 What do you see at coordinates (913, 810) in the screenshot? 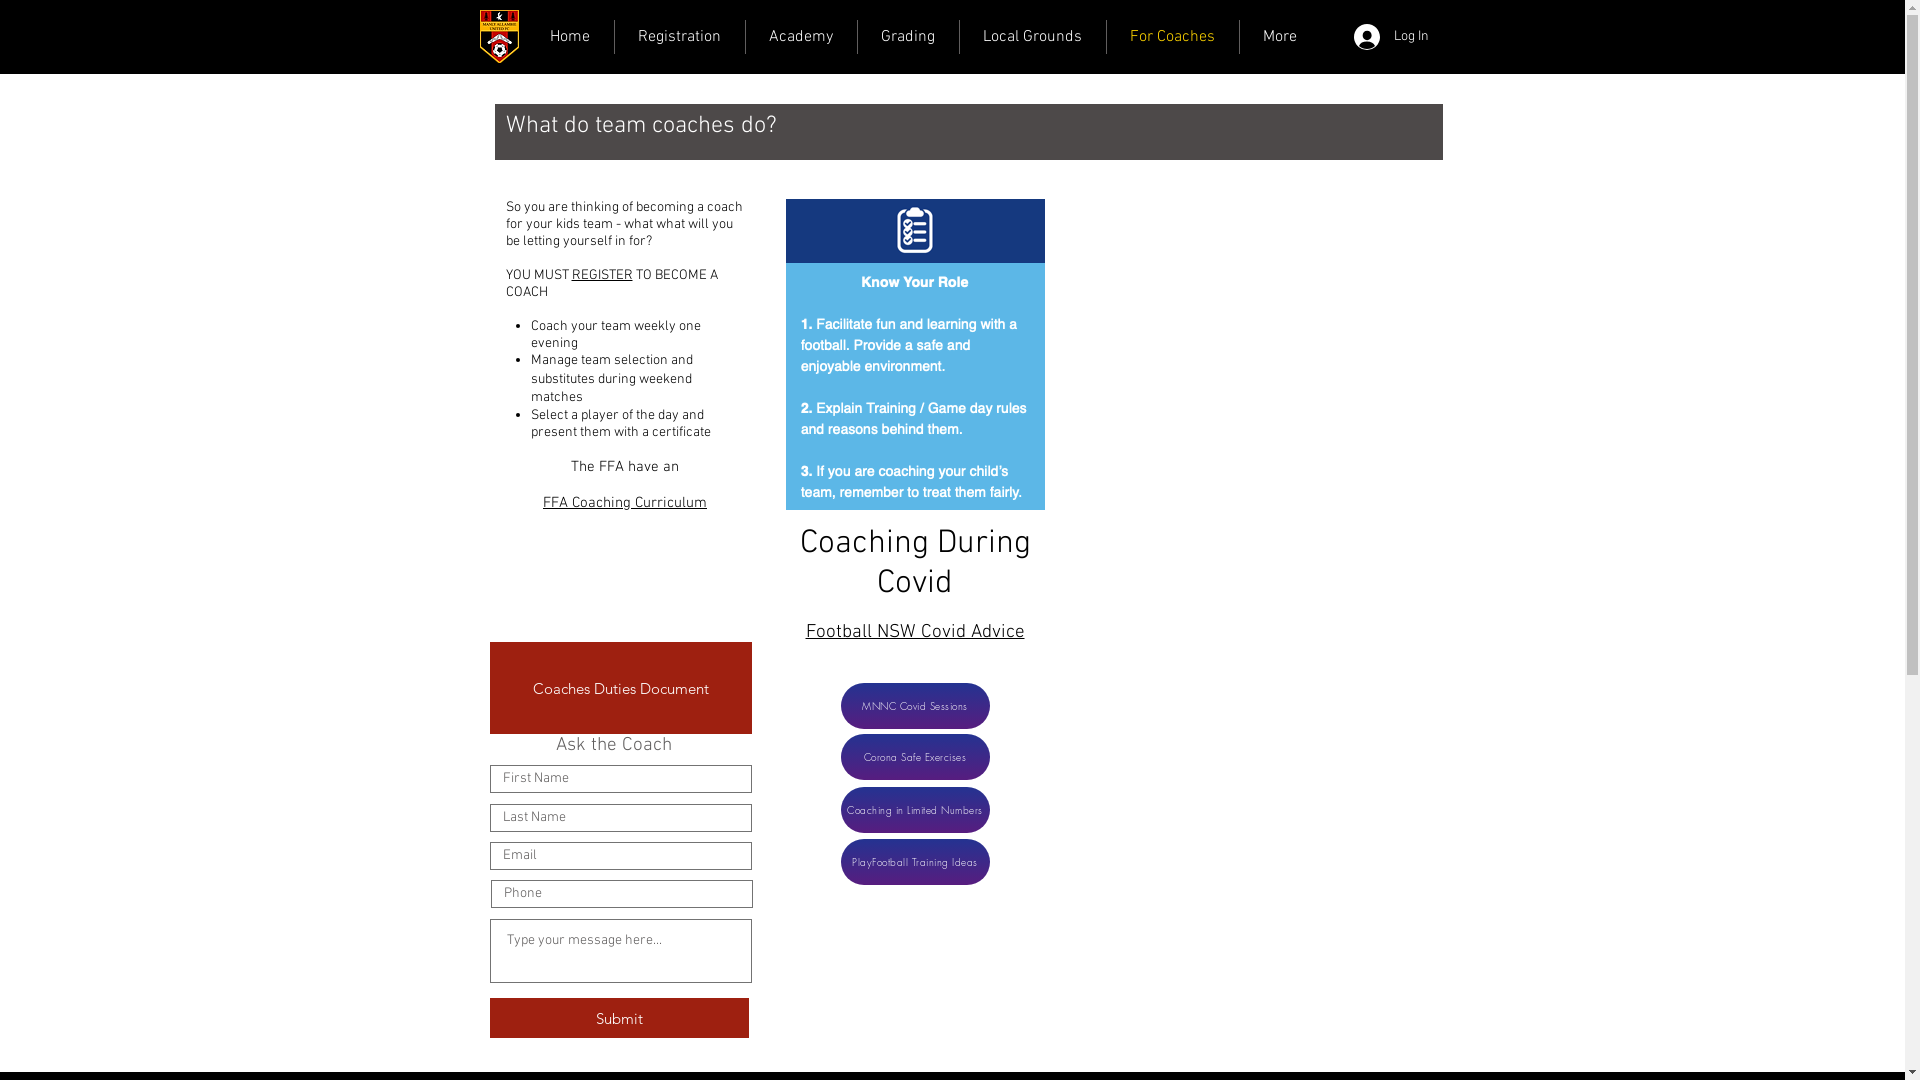
I see `'Coaching in Limited Numbers'` at bounding box center [913, 810].